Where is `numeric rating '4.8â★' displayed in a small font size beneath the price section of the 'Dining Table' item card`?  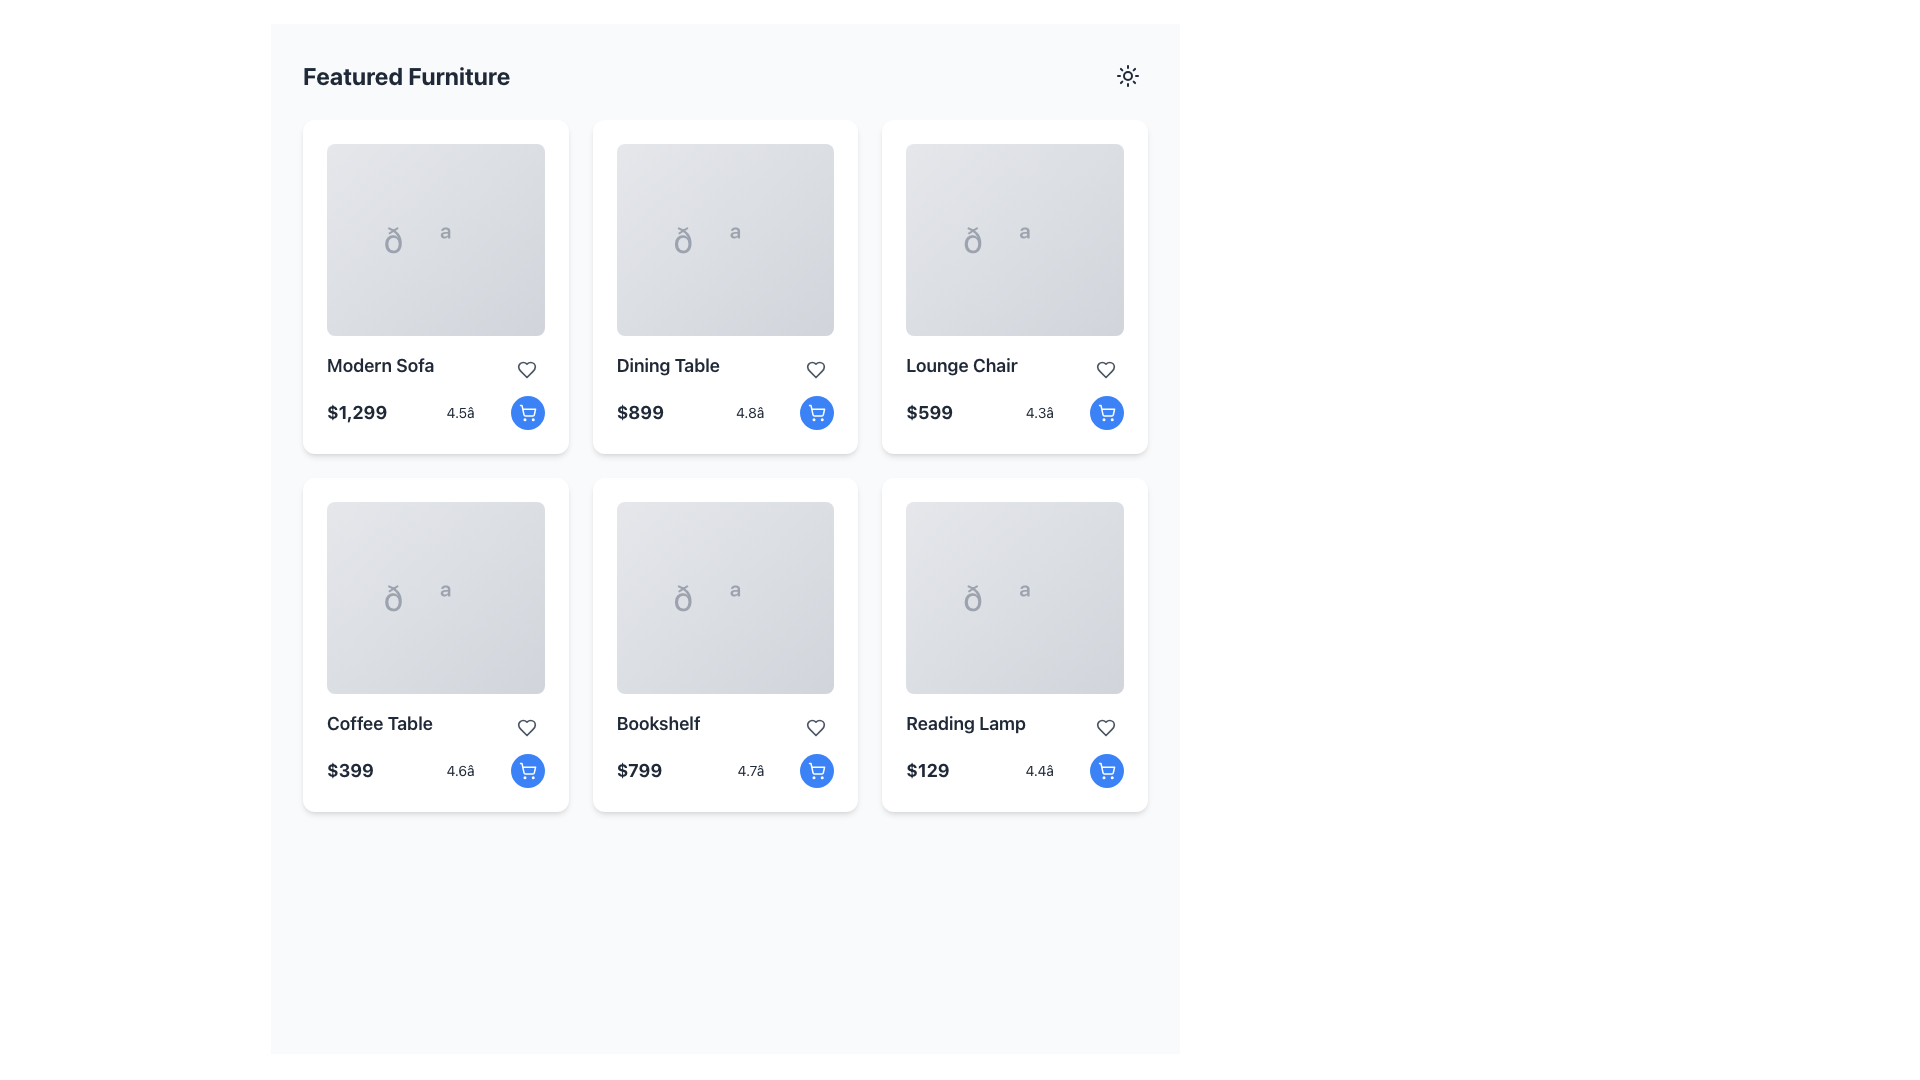 numeric rating '4.8â★' displayed in a small font size beneath the price section of the 'Dining Table' item card is located at coordinates (763, 411).